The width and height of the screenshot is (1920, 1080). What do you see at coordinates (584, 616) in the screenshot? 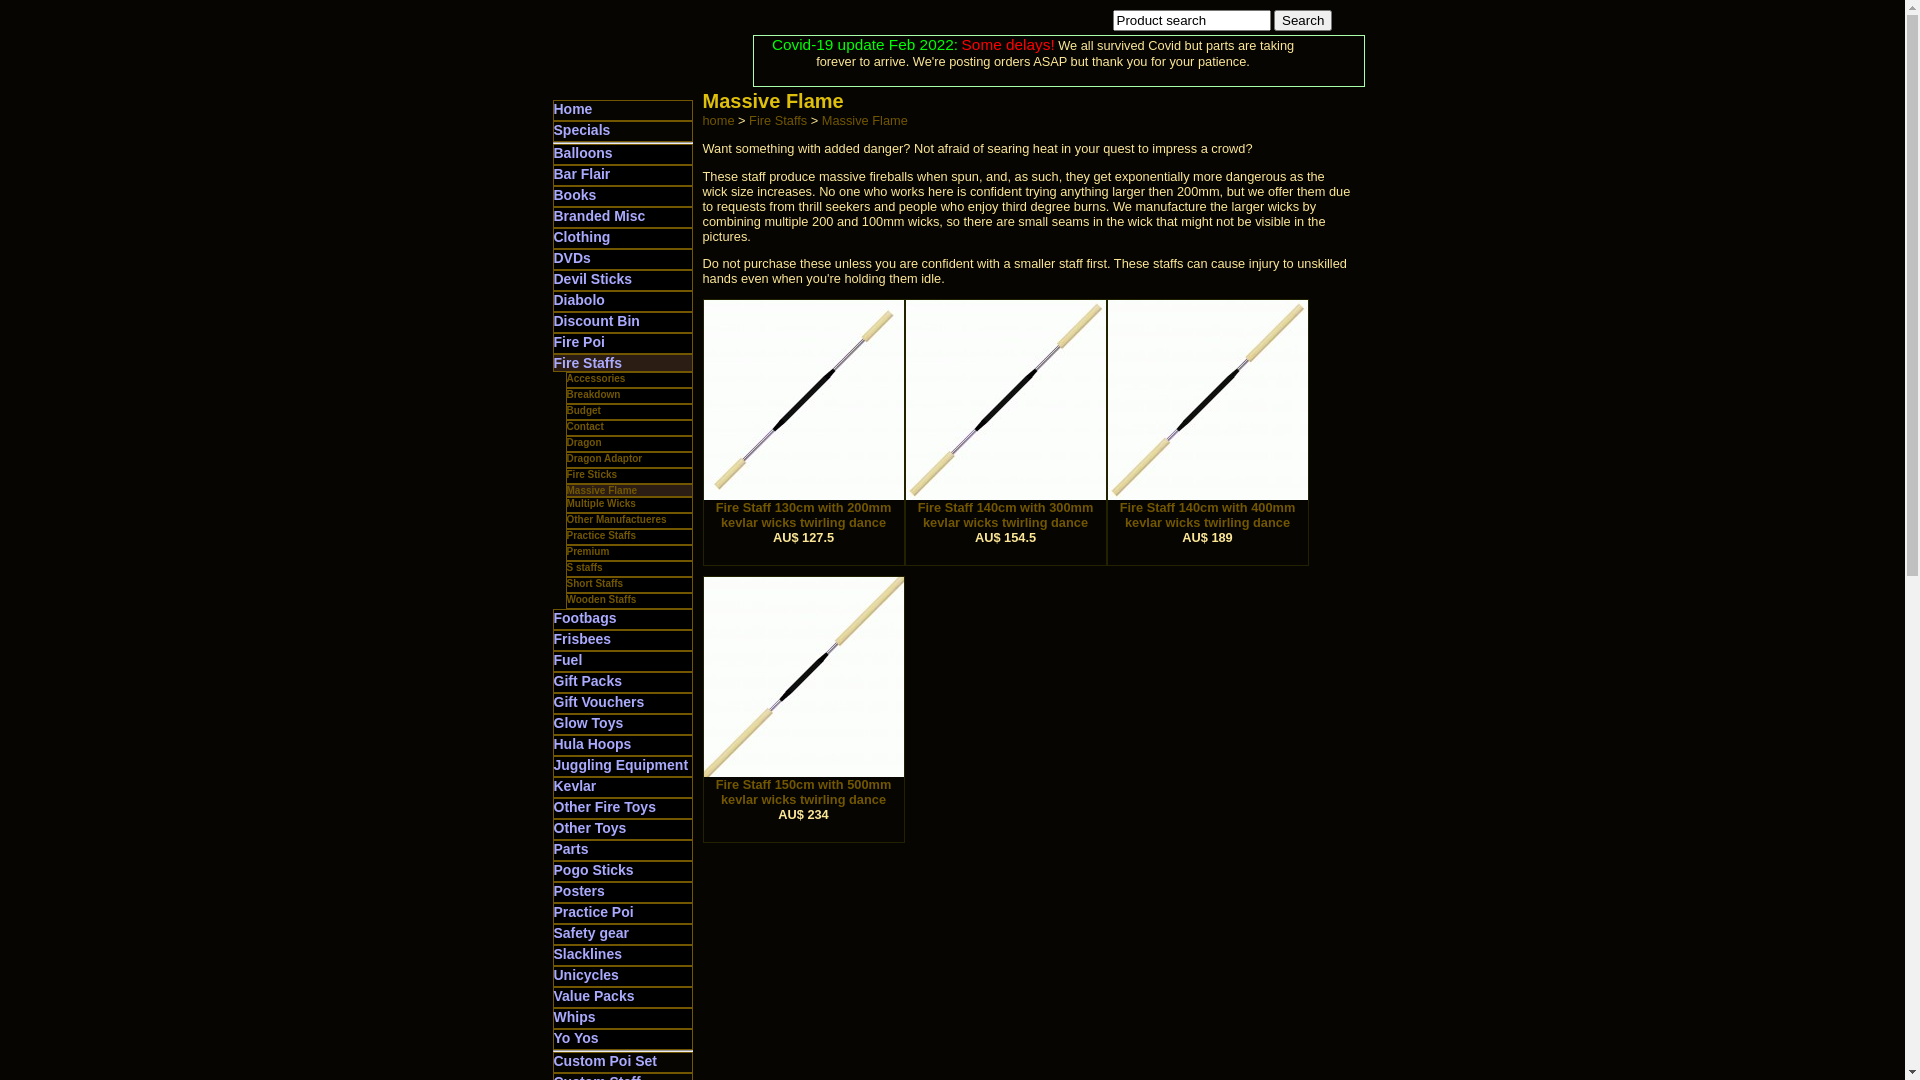
I see `'Footbags'` at bounding box center [584, 616].